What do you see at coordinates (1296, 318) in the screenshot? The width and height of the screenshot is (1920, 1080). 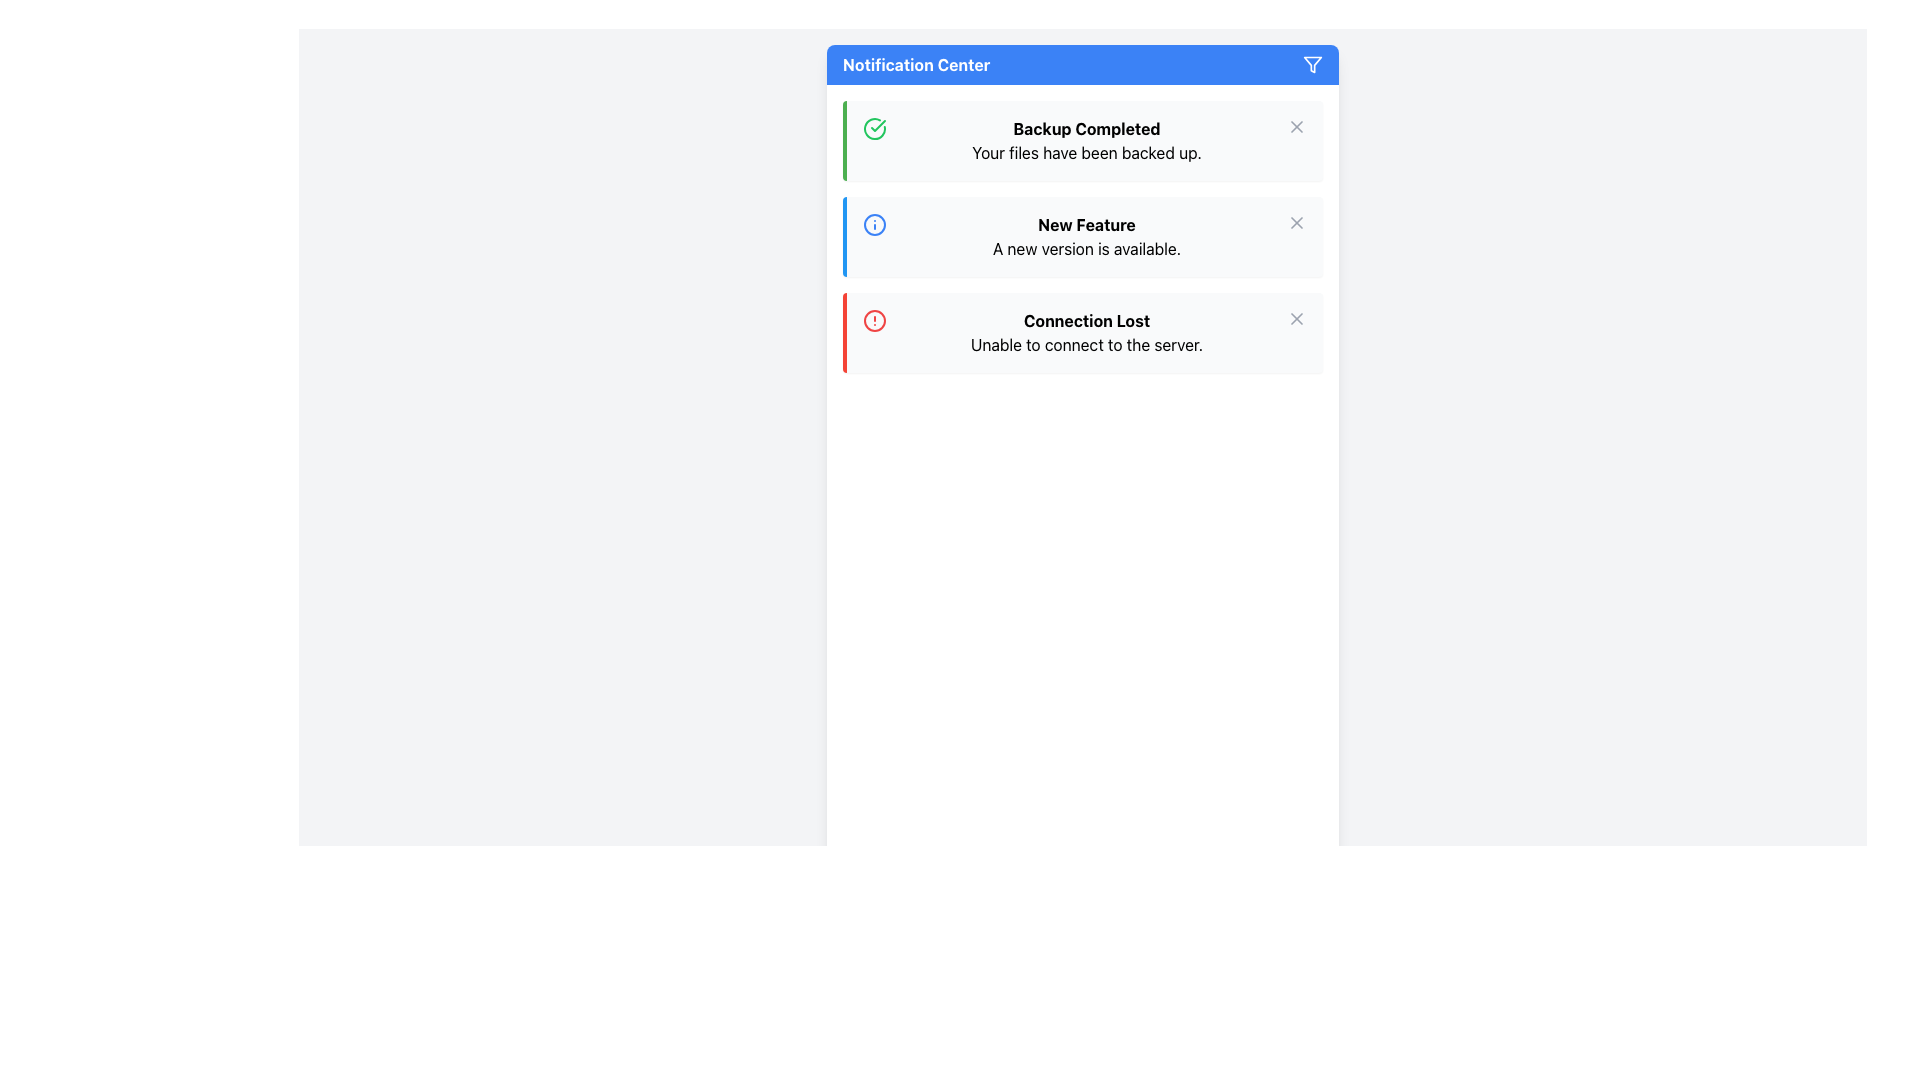 I see `the graphical icon in the top-right corner of the 'Backup Completed' notification card in the 'Notification Center'` at bounding box center [1296, 318].